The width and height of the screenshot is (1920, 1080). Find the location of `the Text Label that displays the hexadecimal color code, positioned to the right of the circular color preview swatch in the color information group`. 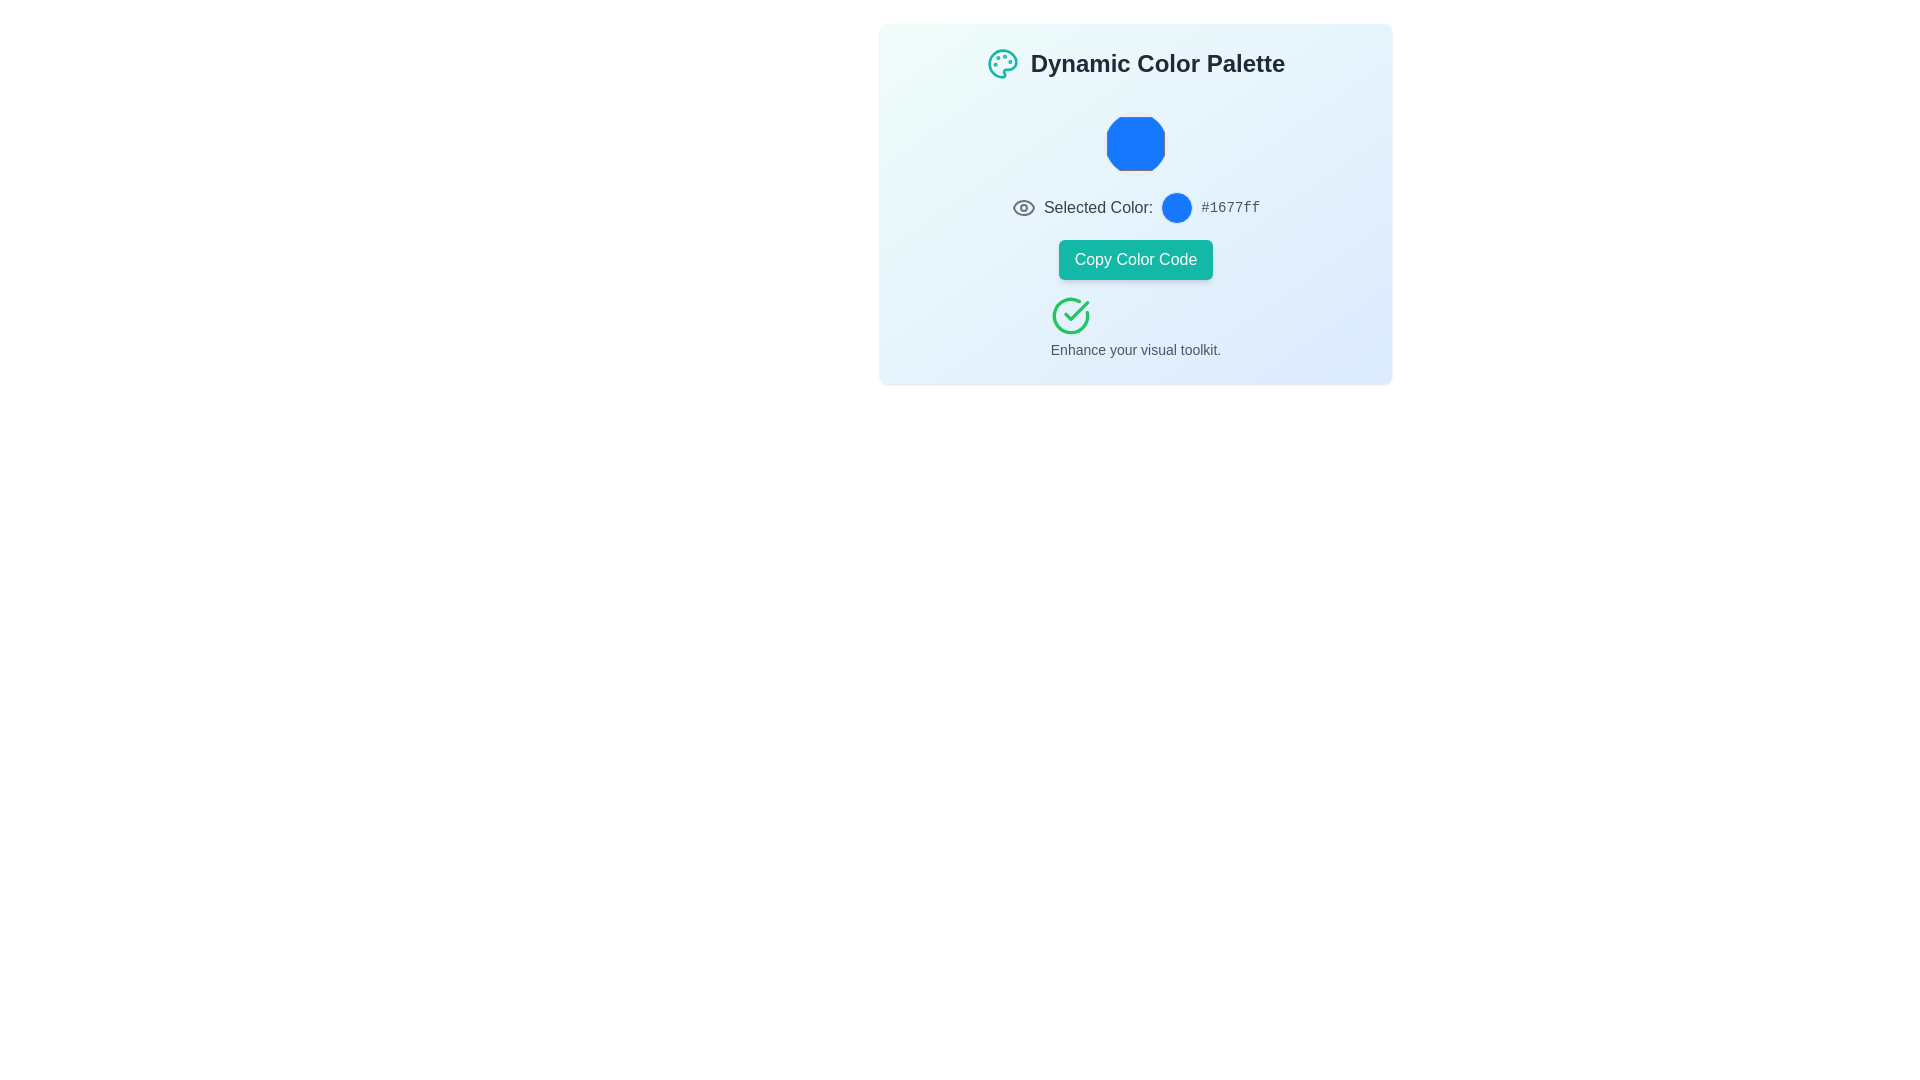

the Text Label that displays the hexadecimal color code, positioned to the right of the circular color preview swatch in the color information group is located at coordinates (1229, 208).